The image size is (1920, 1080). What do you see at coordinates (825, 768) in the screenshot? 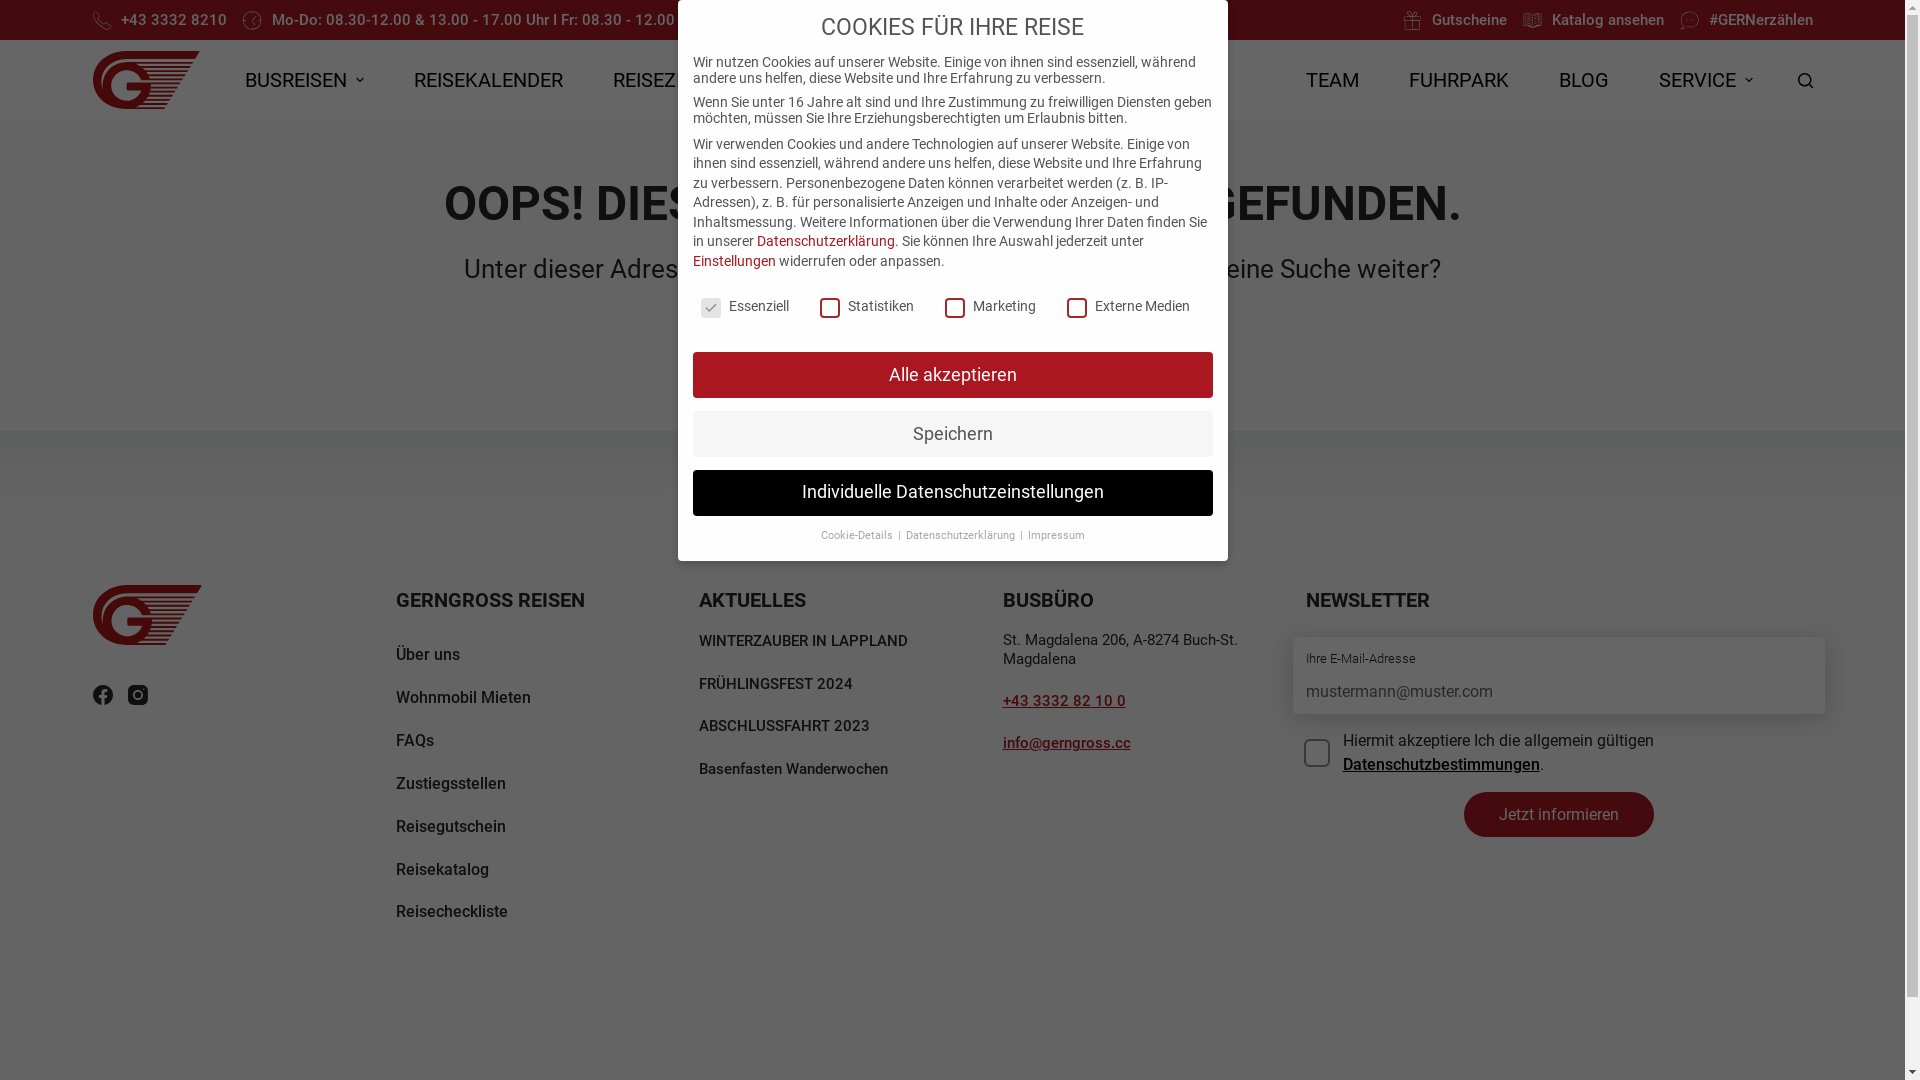
I see `'Basenfasten Wanderwochen'` at bounding box center [825, 768].